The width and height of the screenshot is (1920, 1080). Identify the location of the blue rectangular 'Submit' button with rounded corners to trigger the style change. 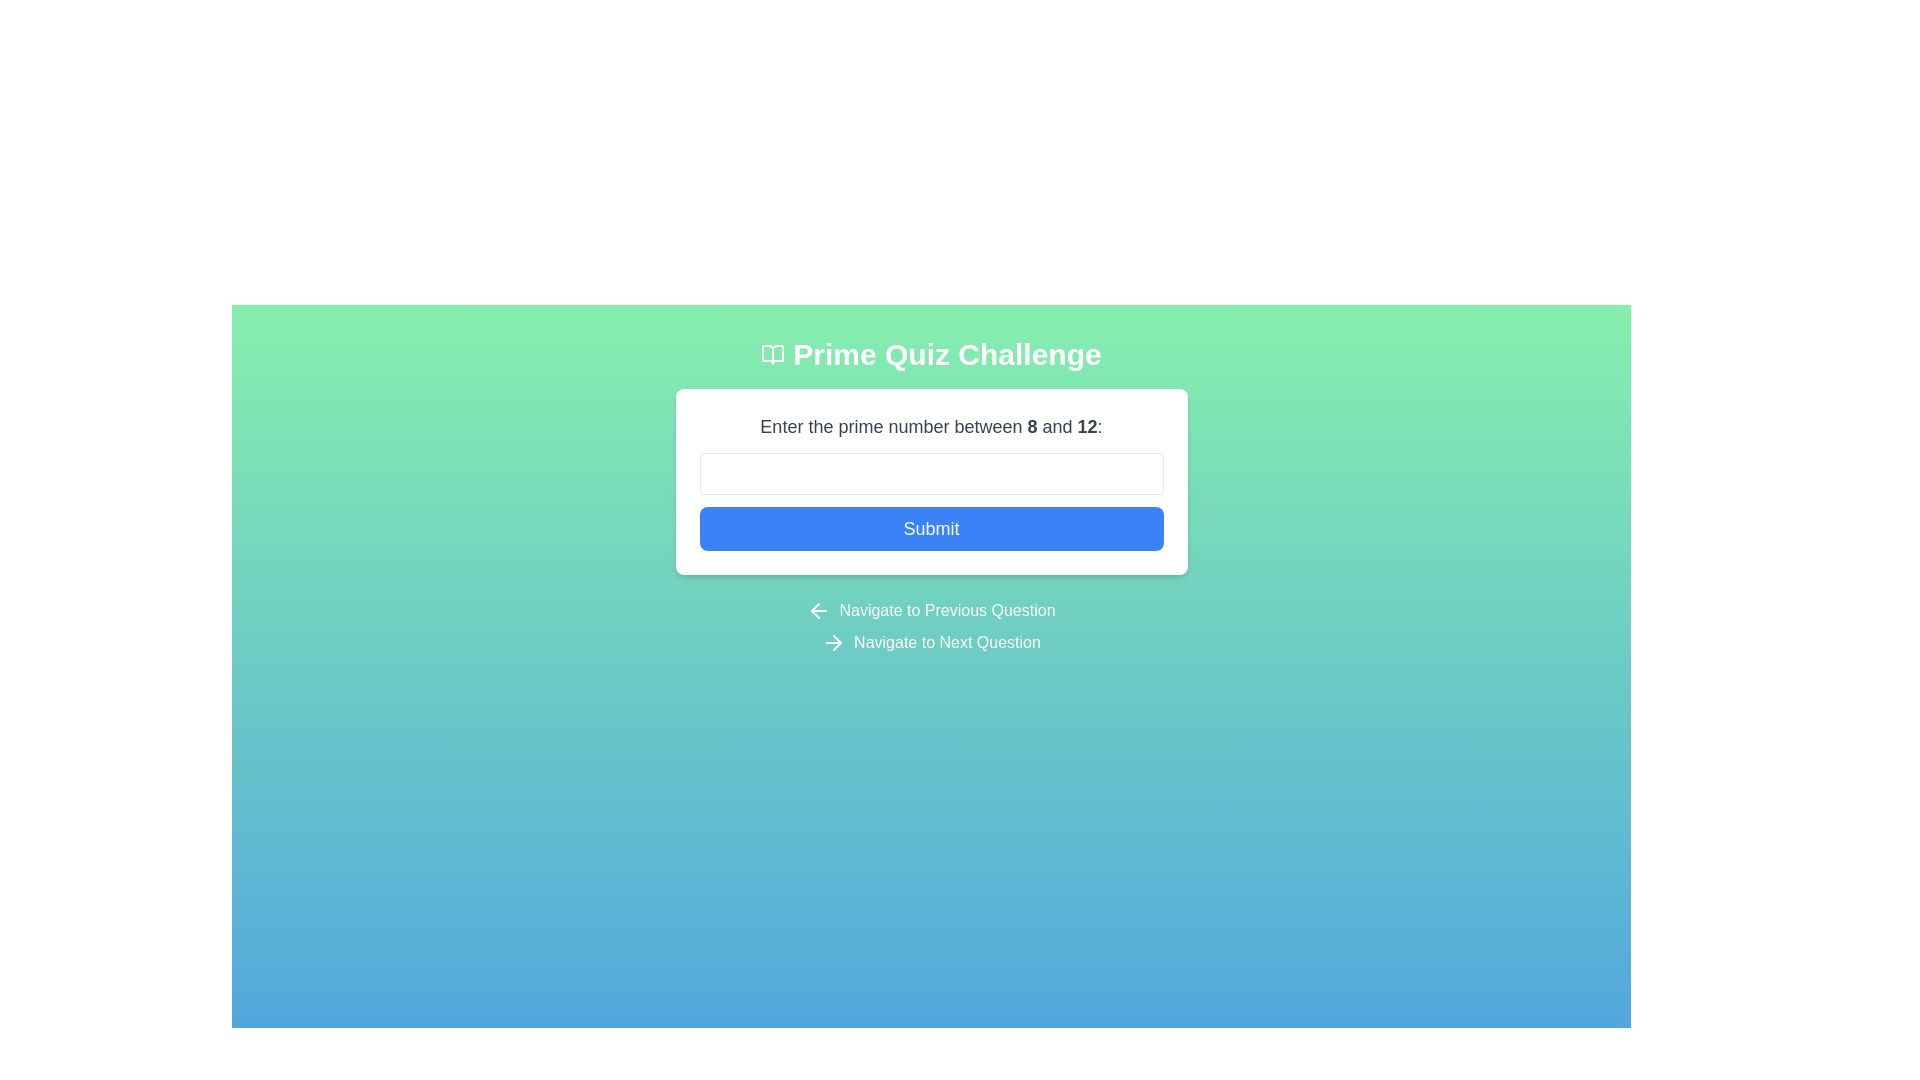
(930, 527).